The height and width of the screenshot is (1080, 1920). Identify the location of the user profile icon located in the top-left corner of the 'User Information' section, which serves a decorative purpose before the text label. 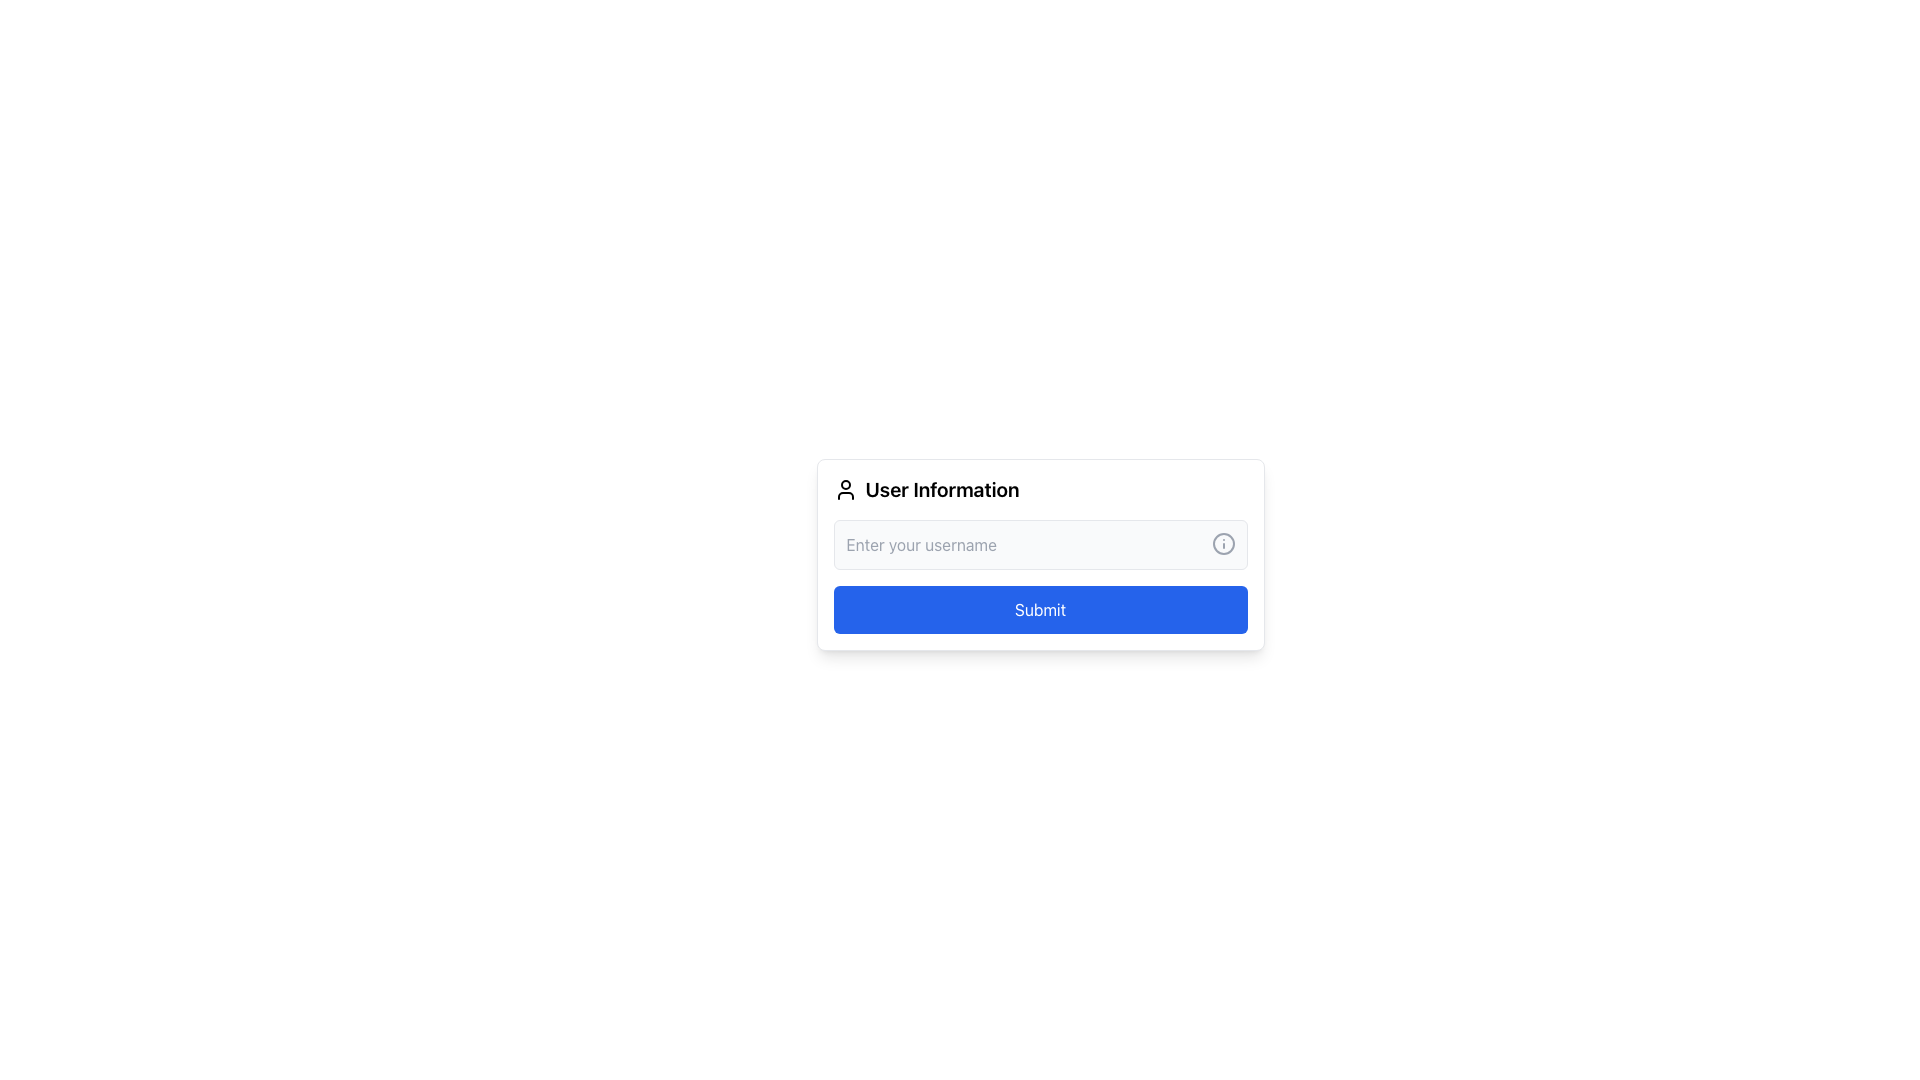
(845, 489).